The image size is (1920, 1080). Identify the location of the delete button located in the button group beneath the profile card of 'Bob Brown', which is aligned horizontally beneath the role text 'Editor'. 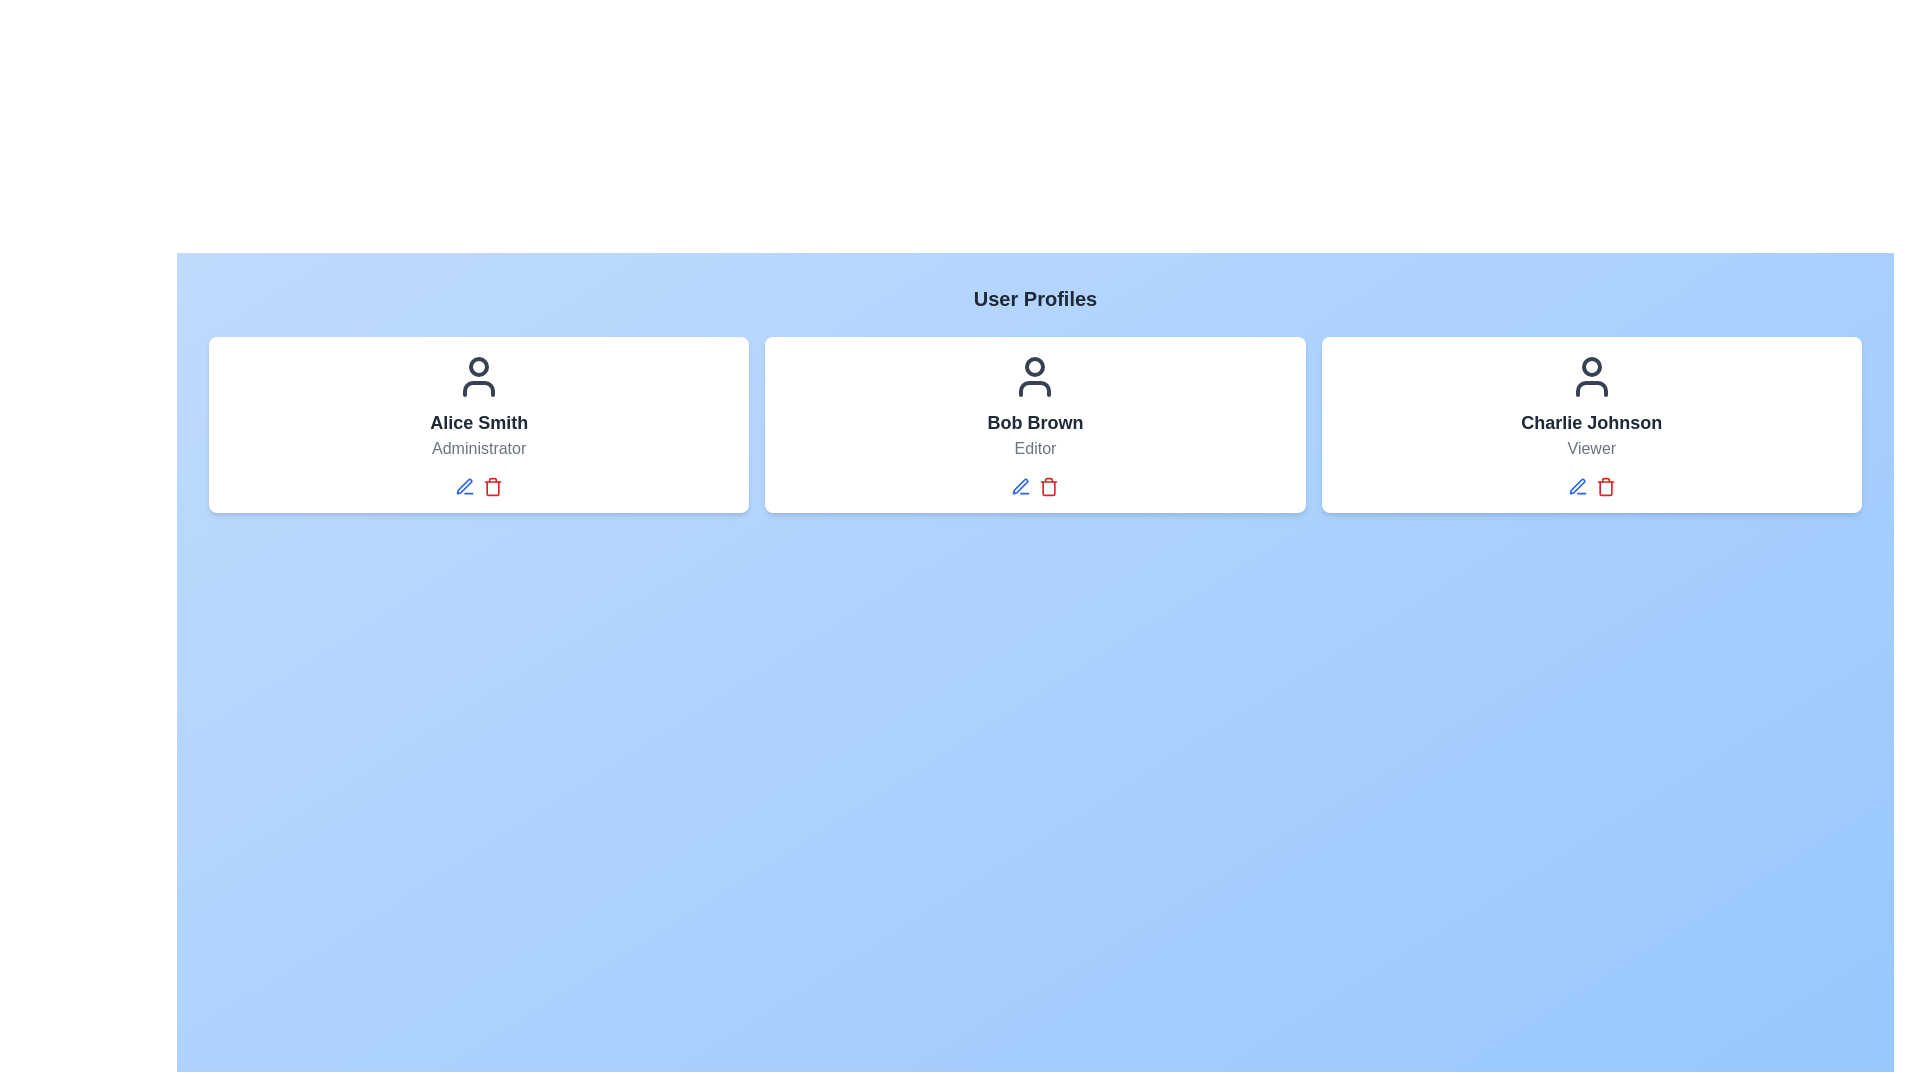
(1035, 486).